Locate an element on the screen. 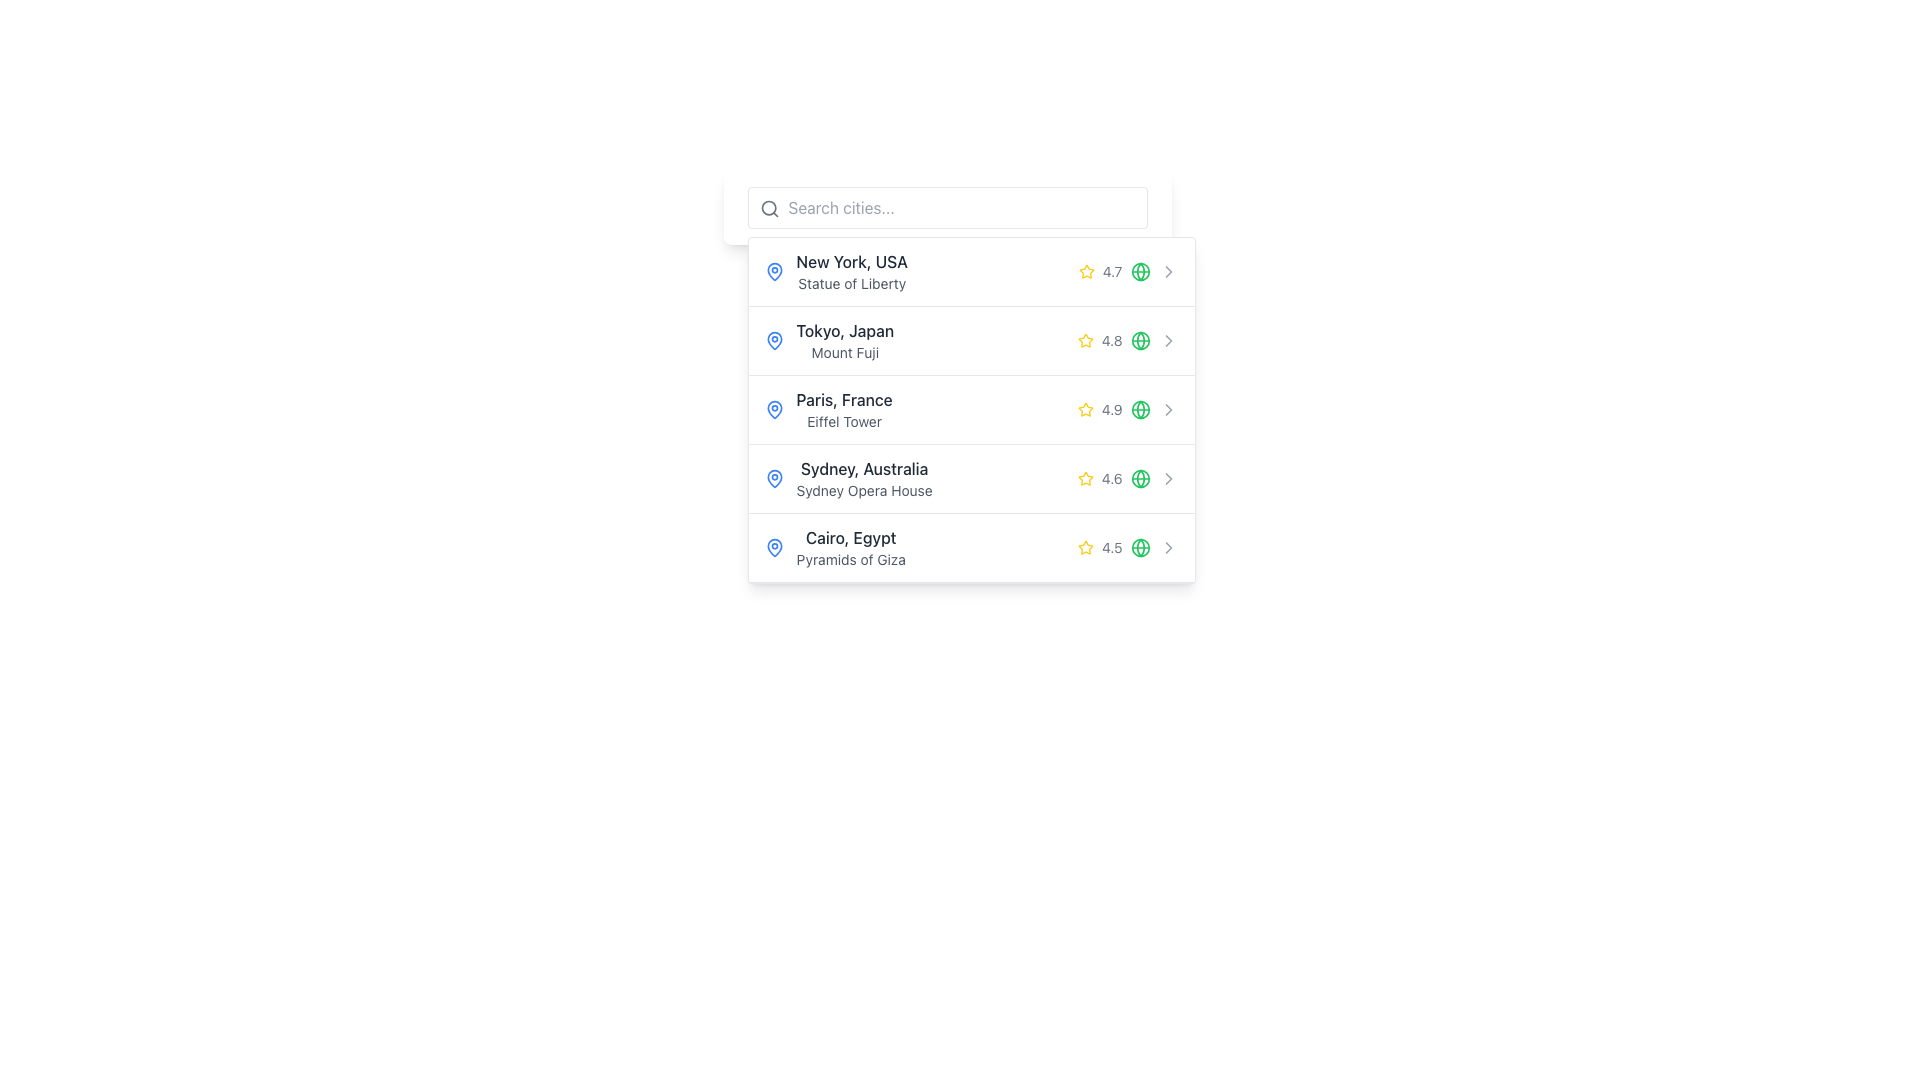 The width and height of the screenshot is (1920, 1080). the chevron icon located at the end of the row for 'New York, USA' is located at coordinates (1168, 272).